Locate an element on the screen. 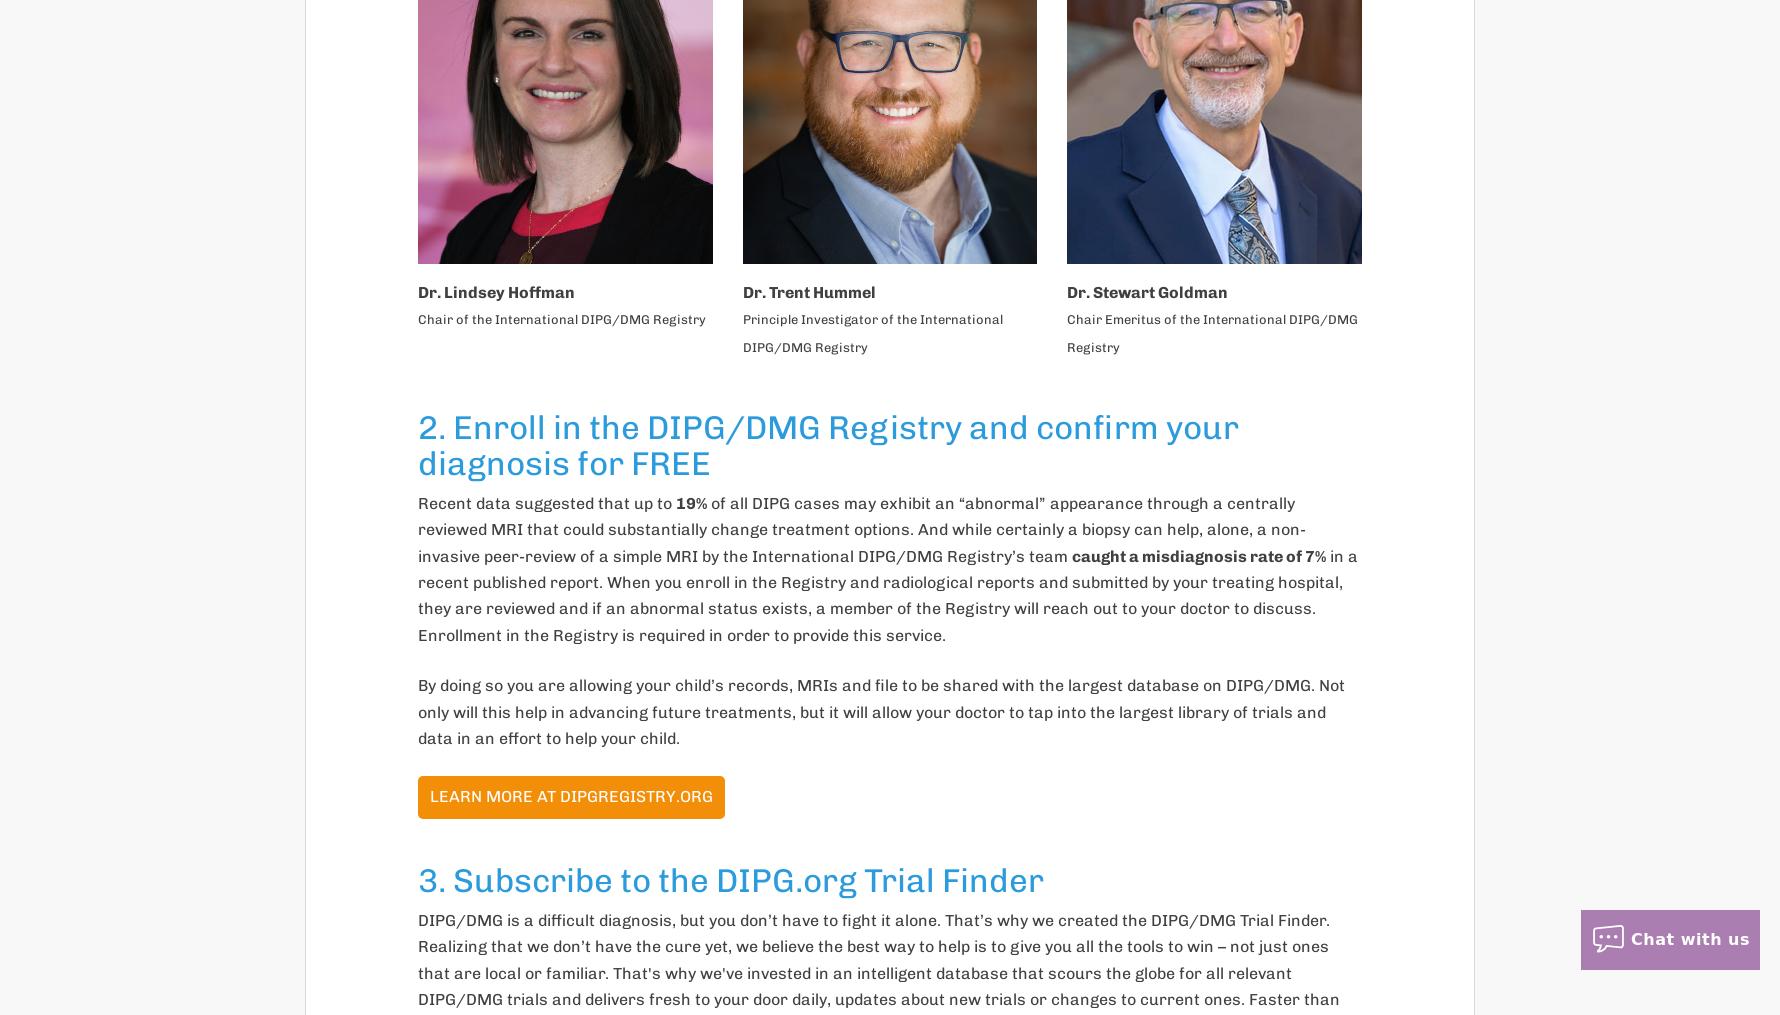 Image resolution: width=1780 pixels, height=1015 pixels. 'caught a misdiagnosis rate of 7%' is located at coordinates (1199, 555).